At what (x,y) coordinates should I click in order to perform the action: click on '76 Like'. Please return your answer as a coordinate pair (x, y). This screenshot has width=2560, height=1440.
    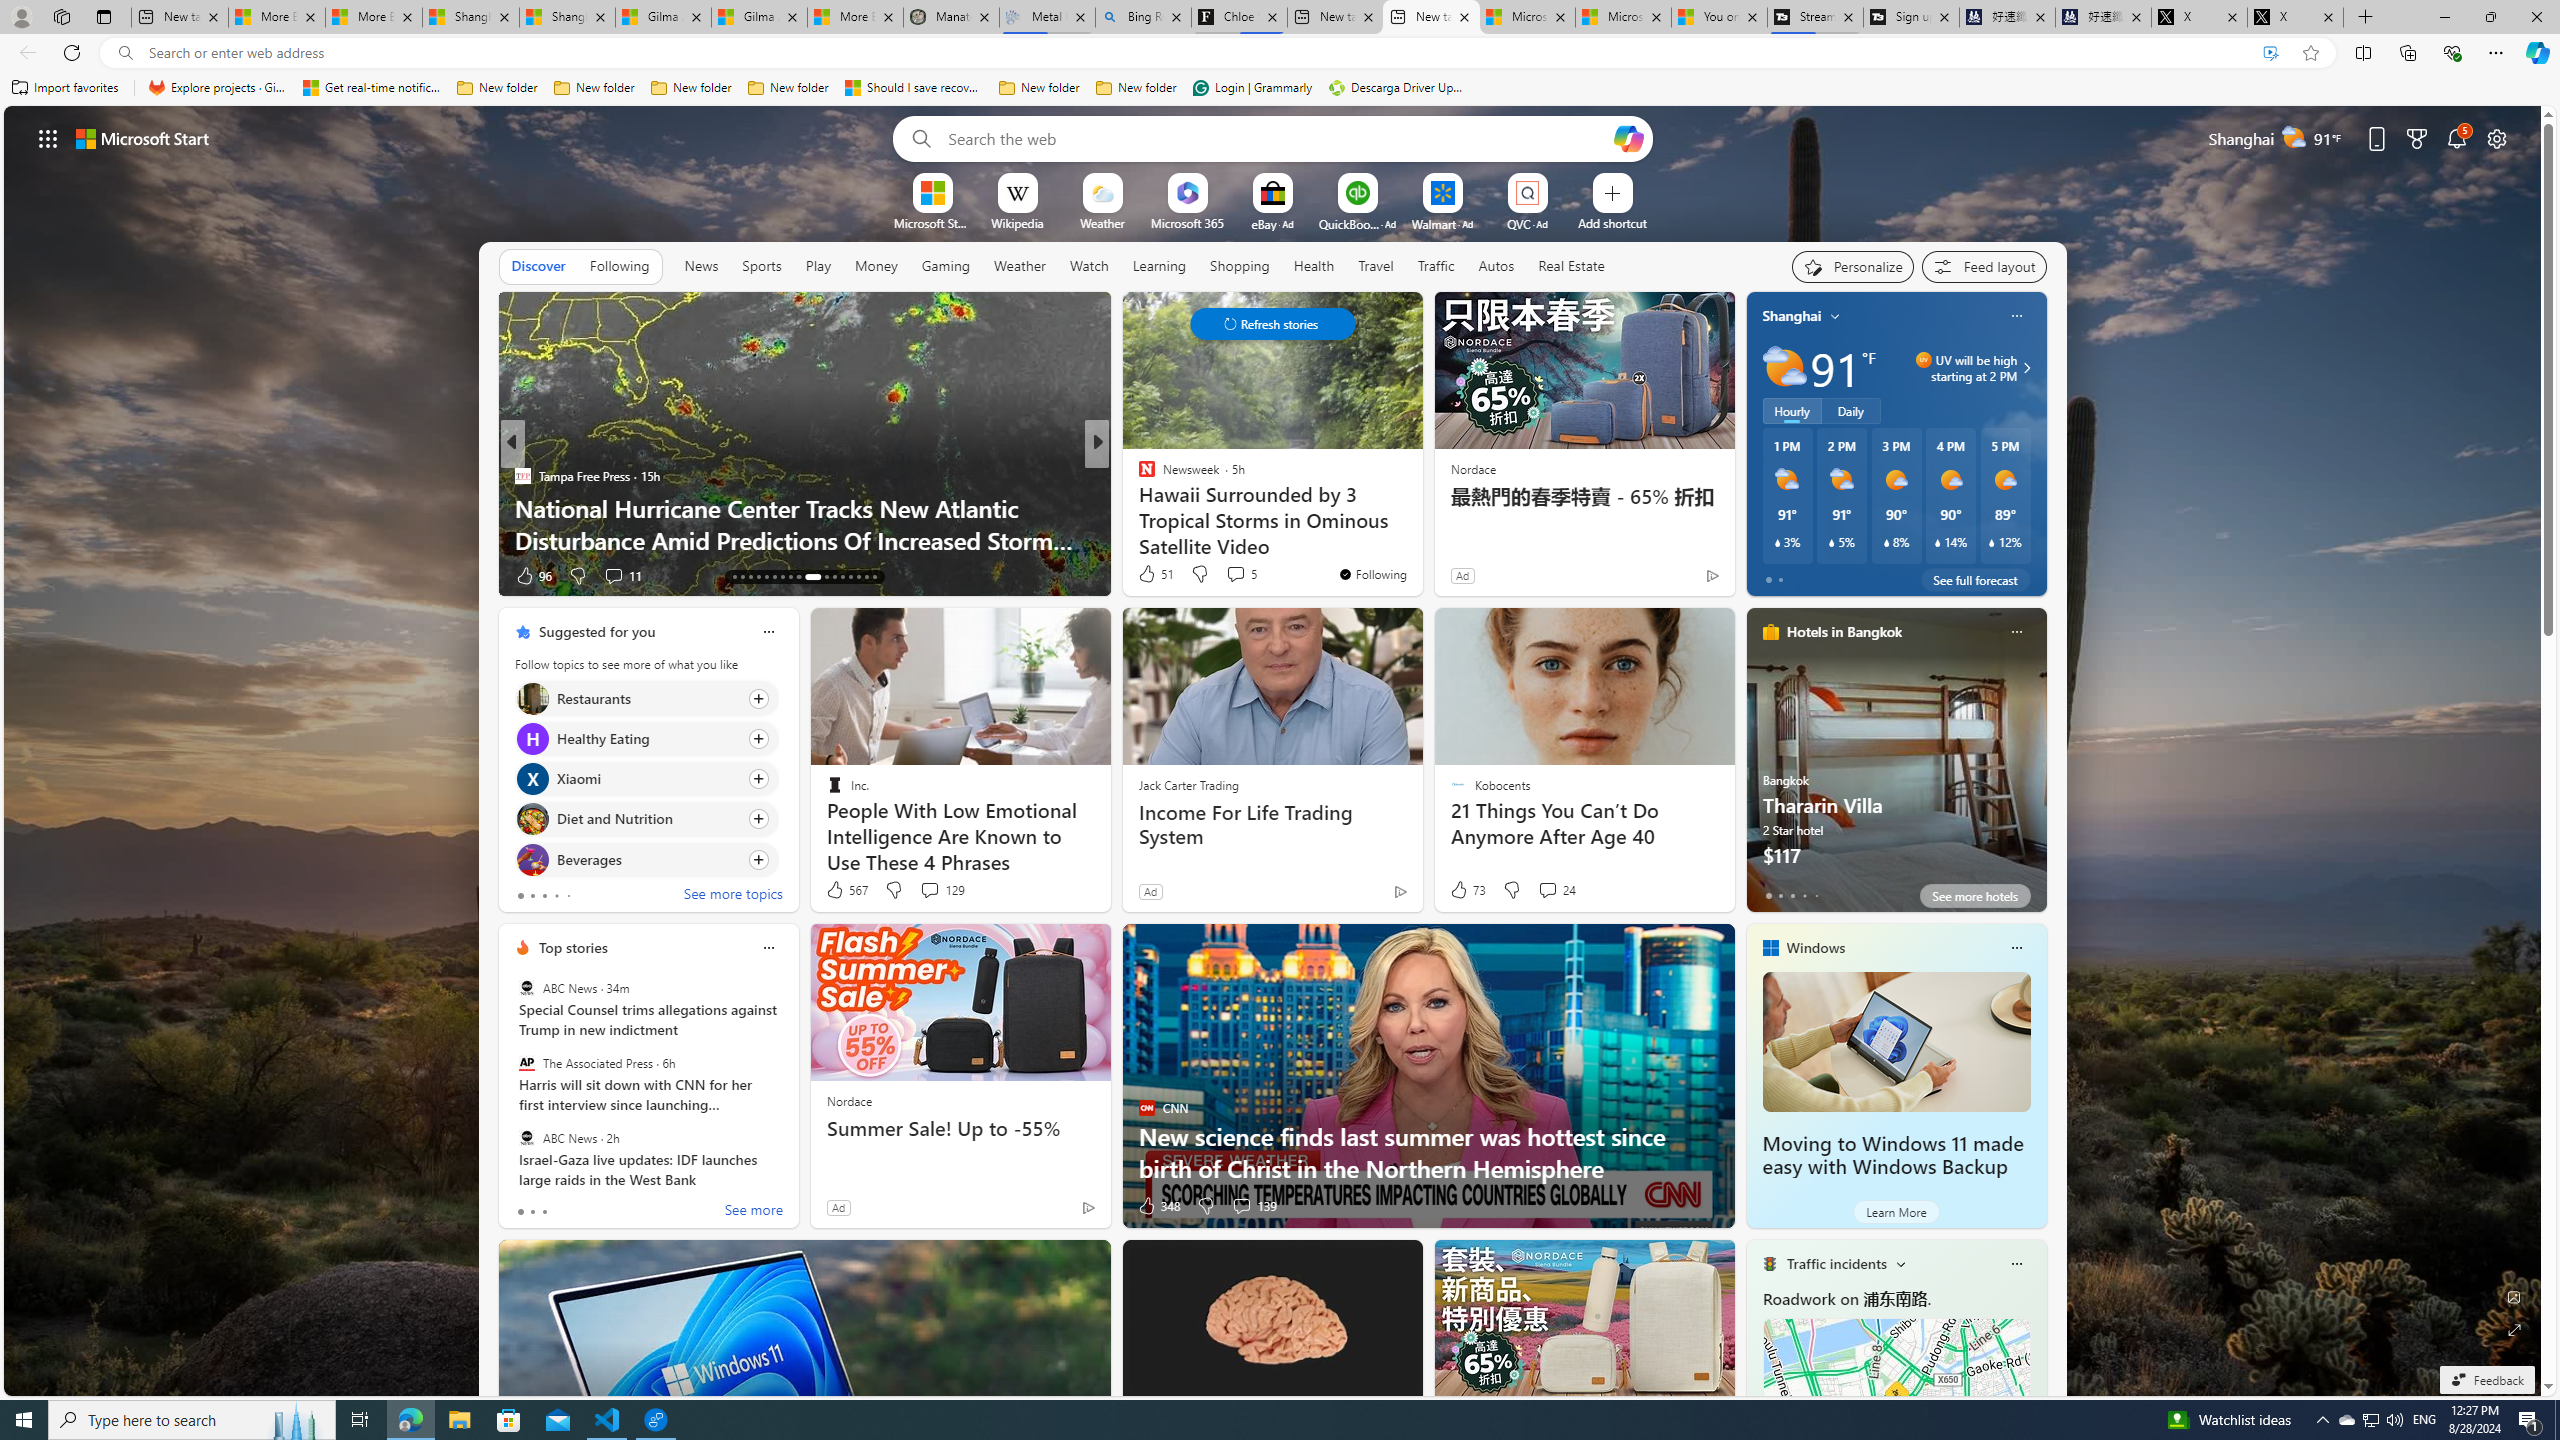
    Looking at the image, I should click on (1147, 575).